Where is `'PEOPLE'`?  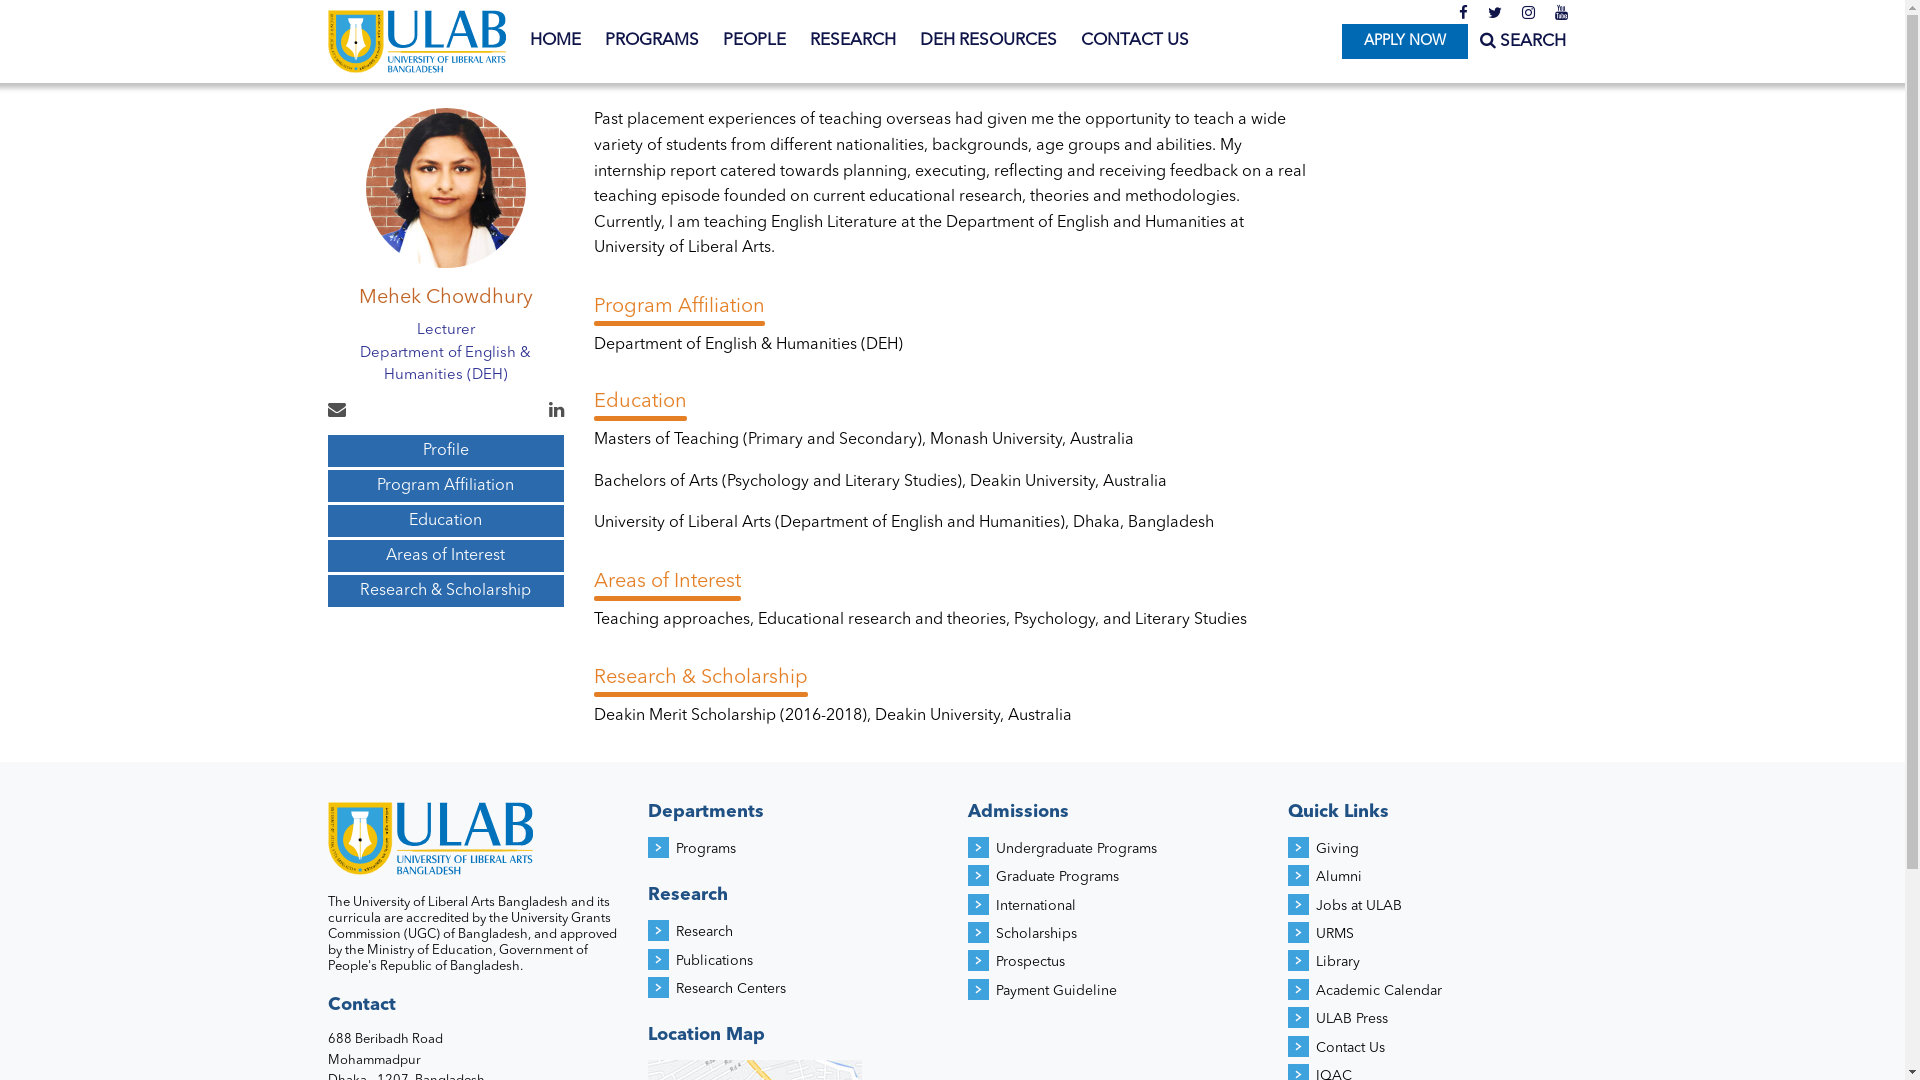 'PEOPLE' is located at coordinates (752, 41).